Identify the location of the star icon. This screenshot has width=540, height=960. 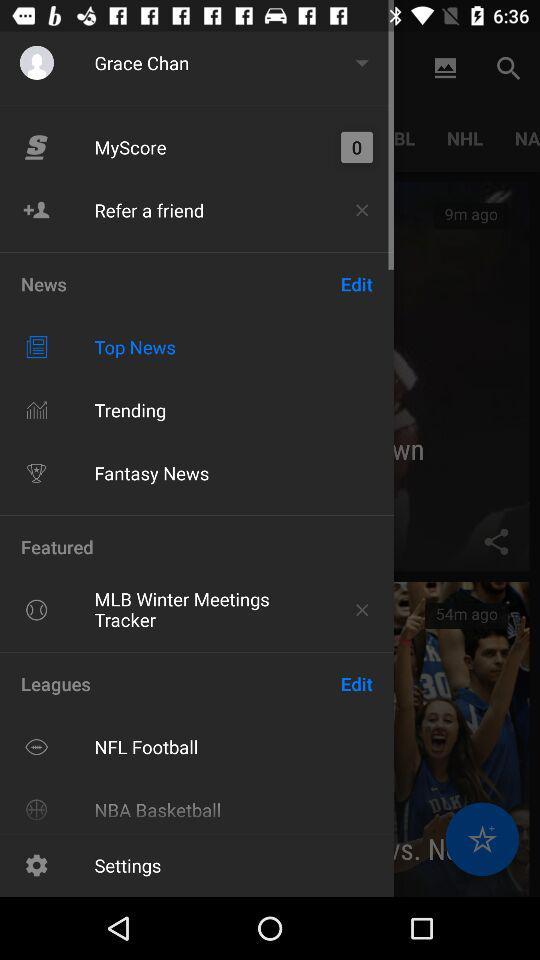
(481, 839).